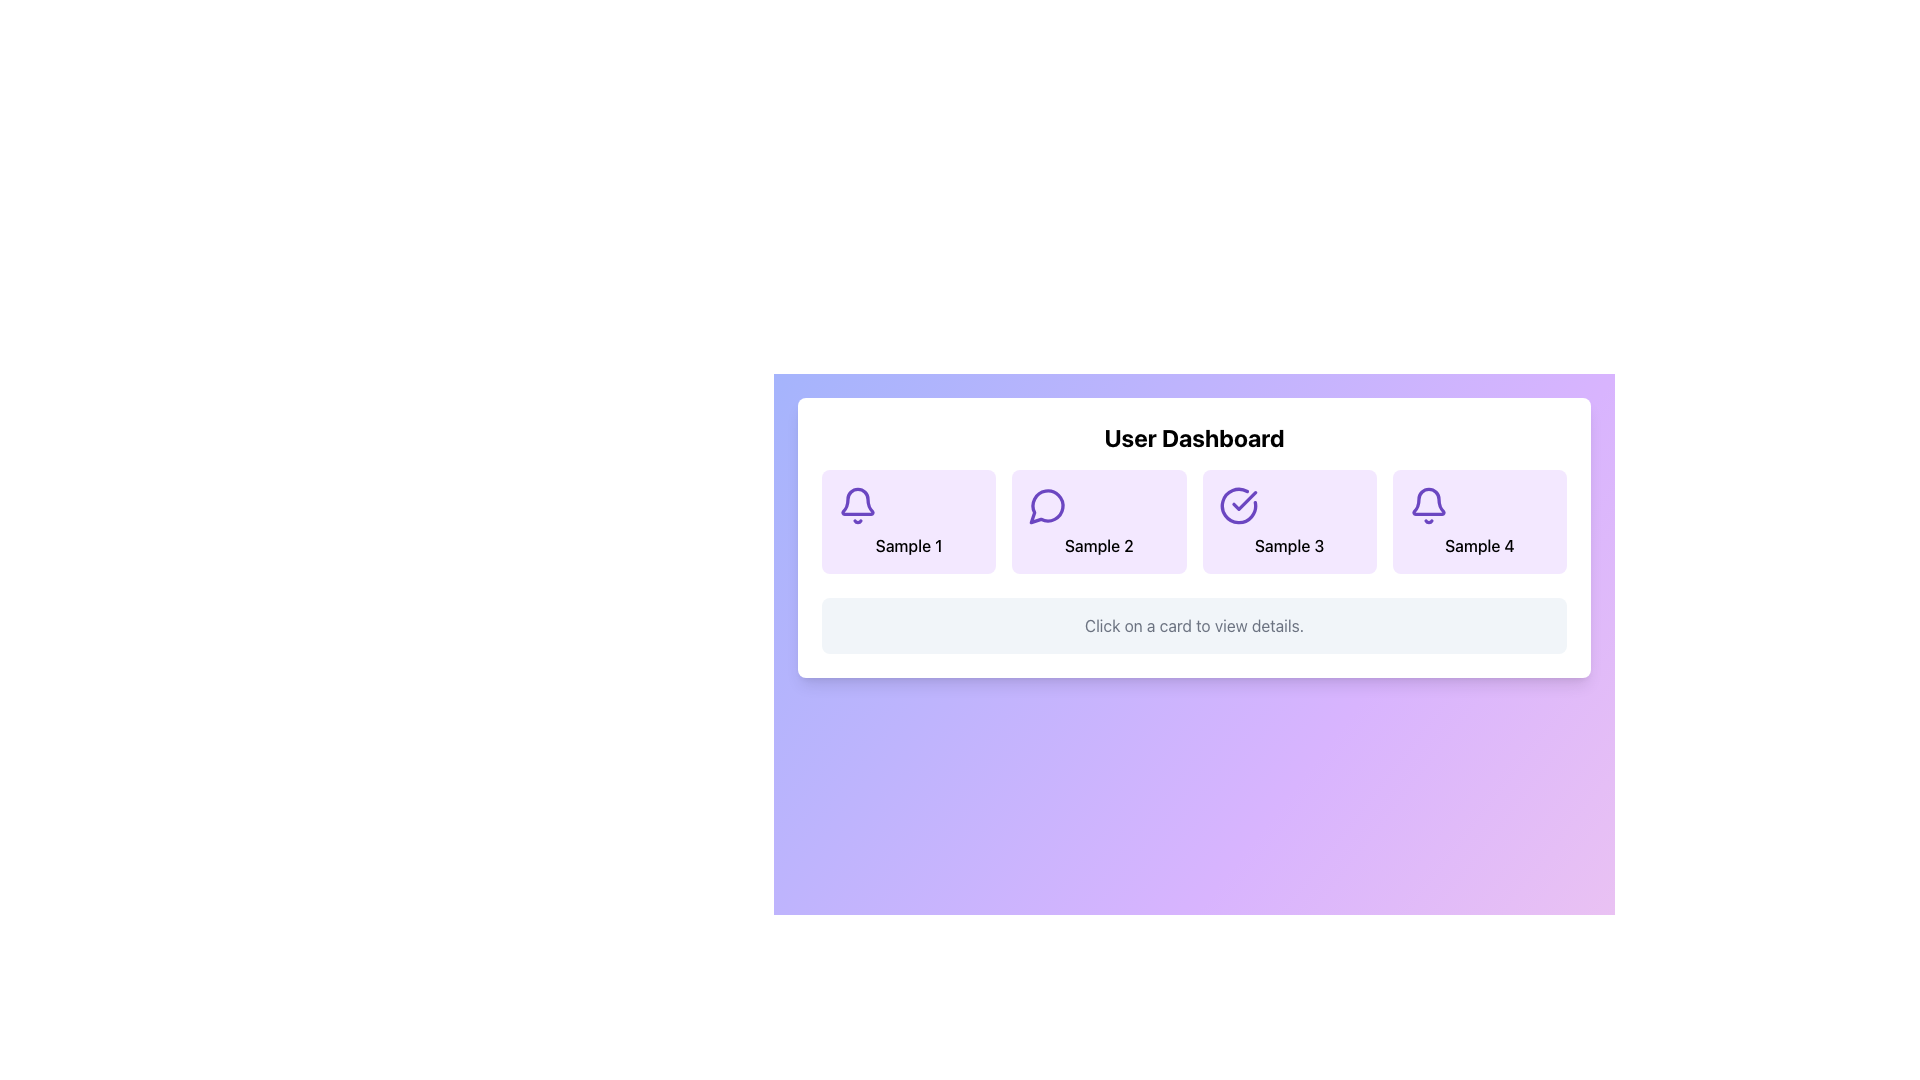 The height and width of the screenshot is (1080, 1920). Describe the element at coordinates (1237, 504) in the screenshot. I see `the circular icon with a checkmark inside, located in the 'Sample 3' card` at that location.